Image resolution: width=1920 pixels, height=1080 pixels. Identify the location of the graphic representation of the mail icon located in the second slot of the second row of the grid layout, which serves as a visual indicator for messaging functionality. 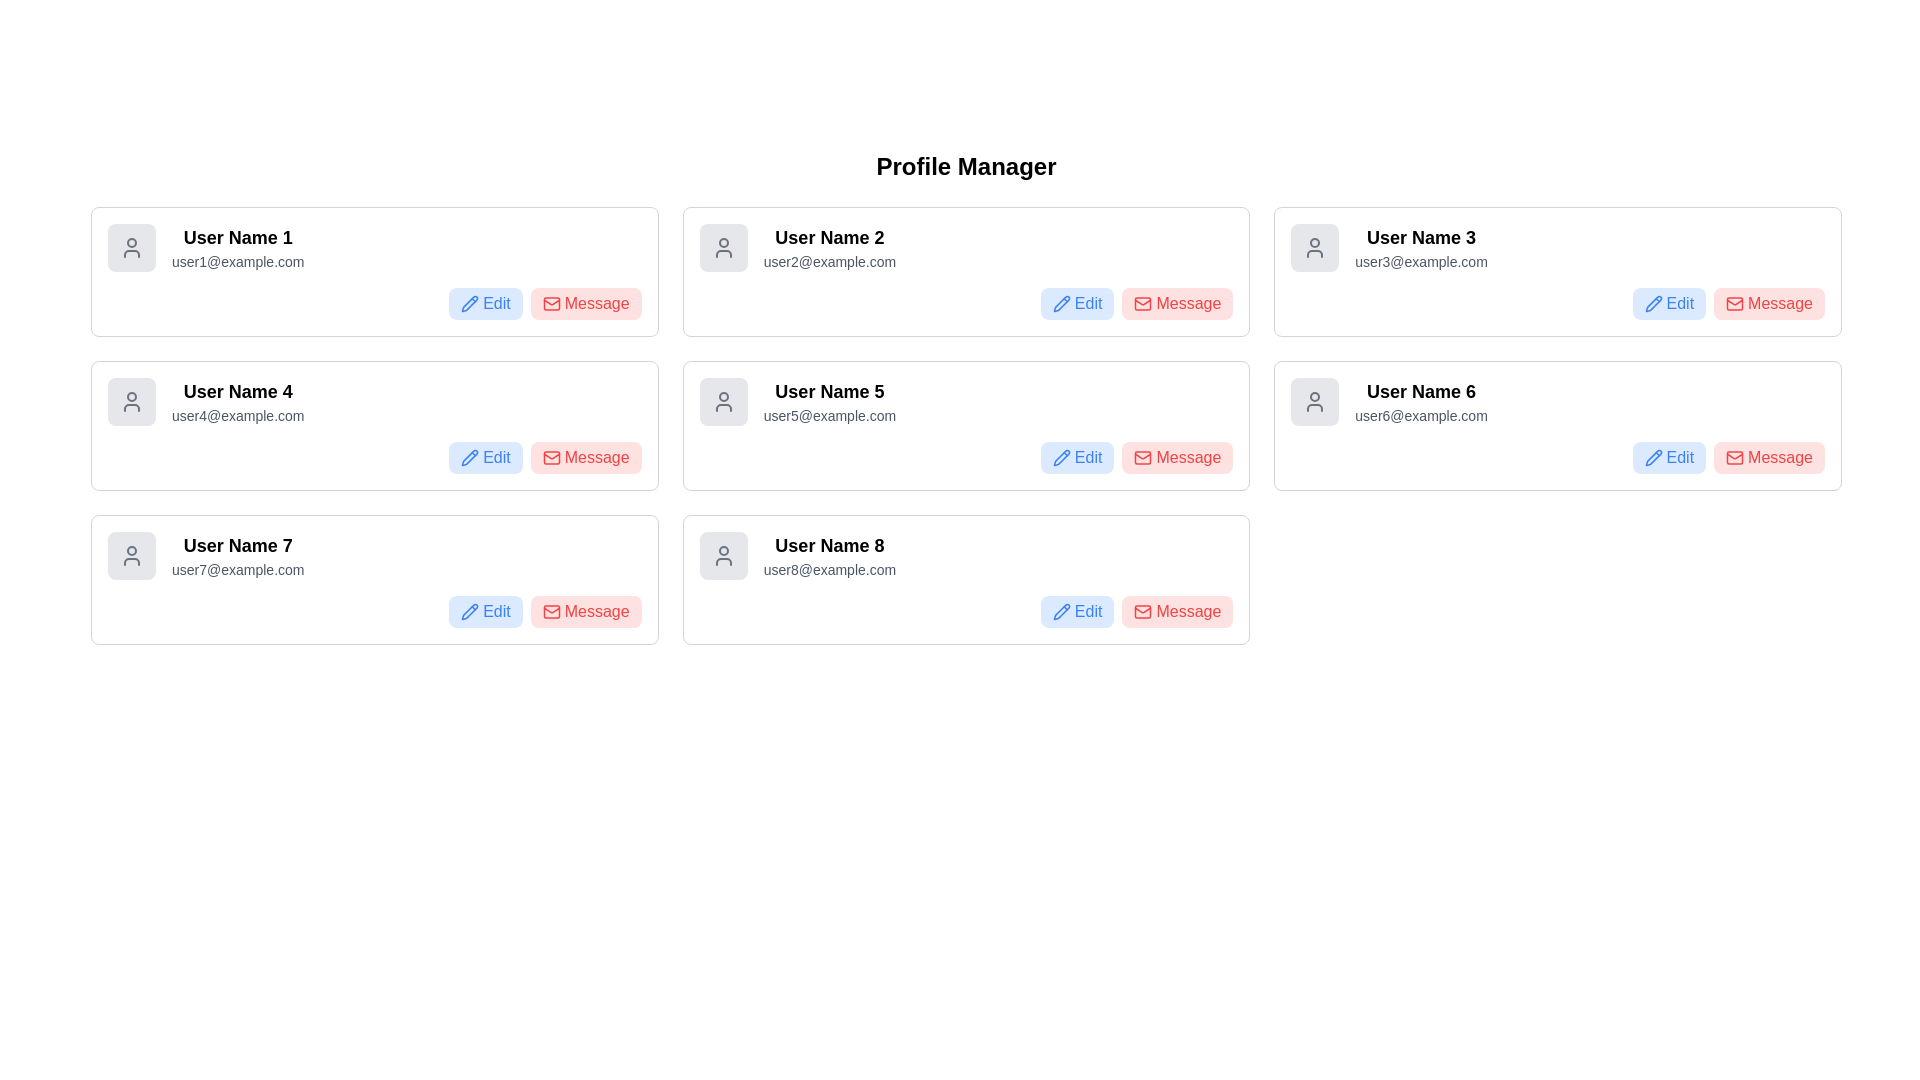
(551, 304).